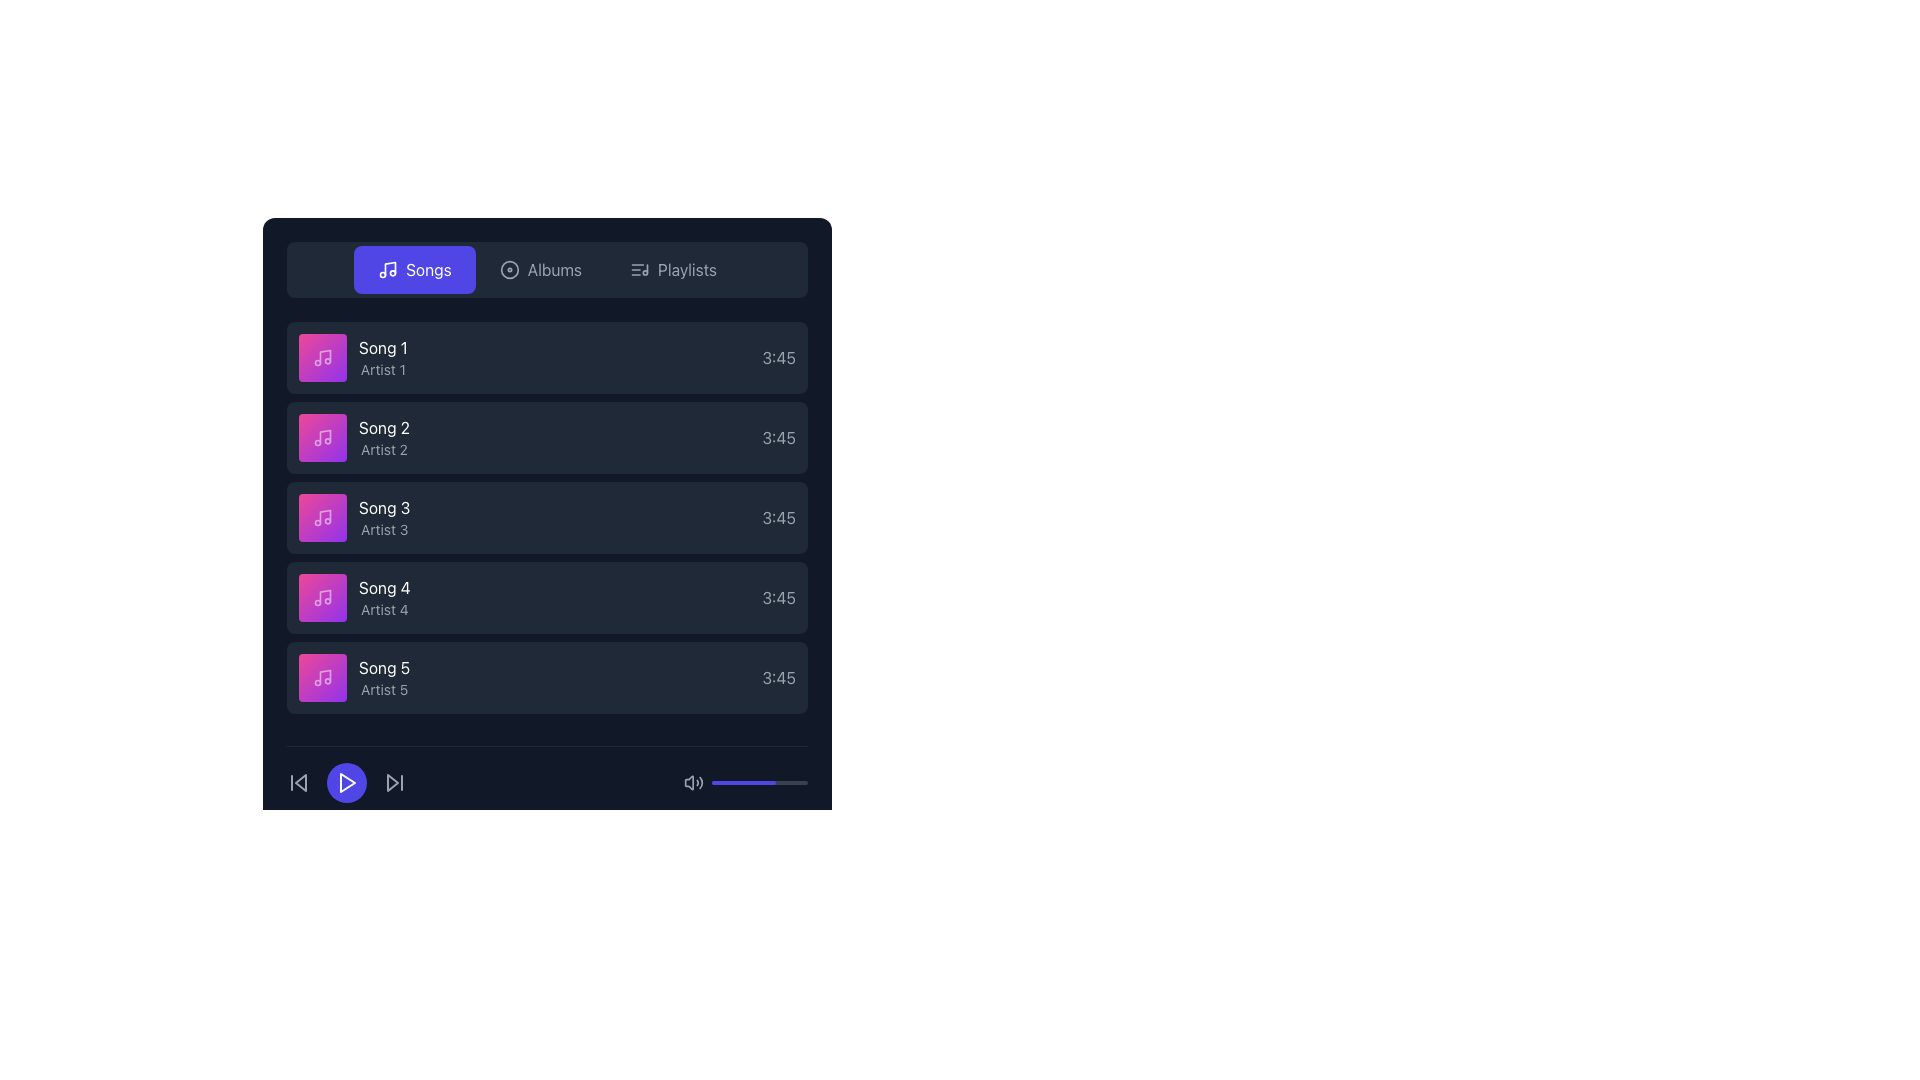 The height and width of the screenshot is (1080, 1920). What do you see at coordinates (384, 677) in the screenshot?
I see `the text label displaying 'Song 5' by 'Artist 5' to focus or select it` at bounding box center [384, 677].